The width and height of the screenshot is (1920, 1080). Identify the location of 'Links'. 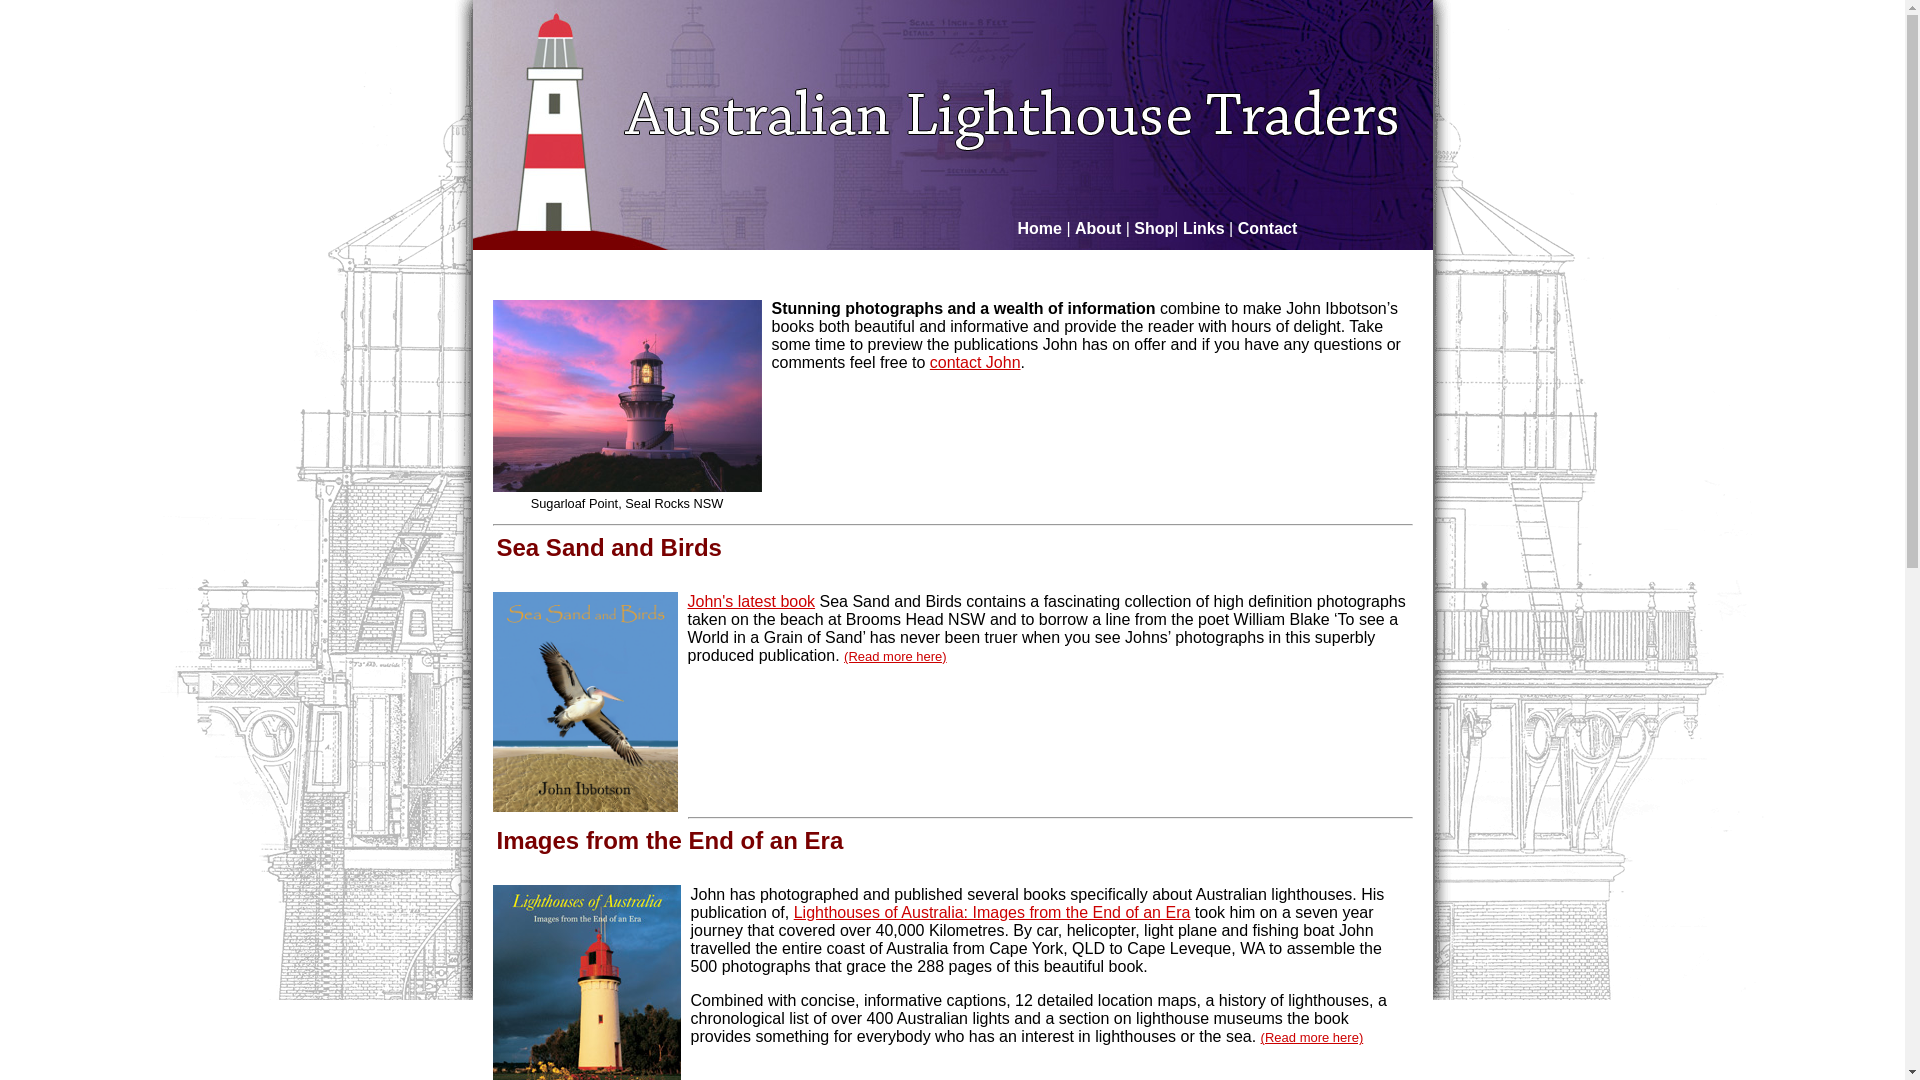
(1182, 227).